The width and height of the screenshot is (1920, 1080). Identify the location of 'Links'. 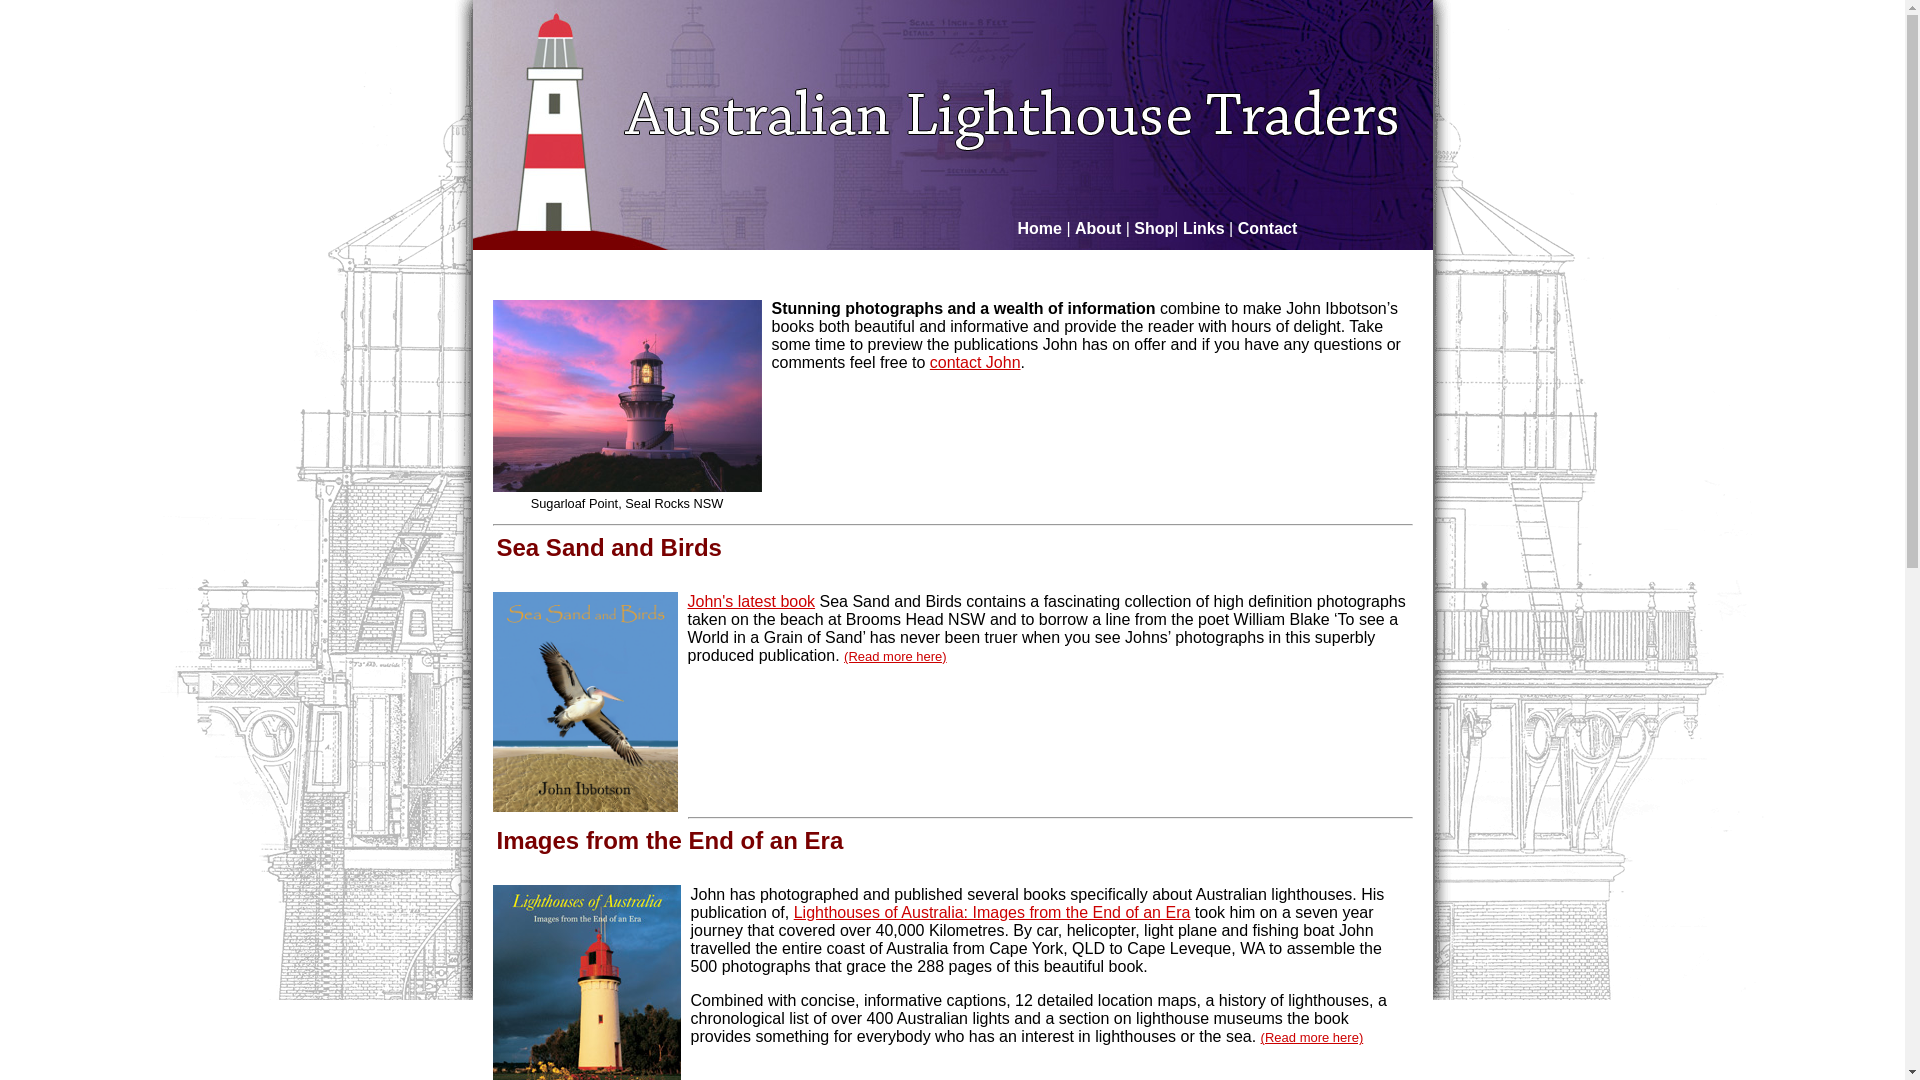
(1182, 227).